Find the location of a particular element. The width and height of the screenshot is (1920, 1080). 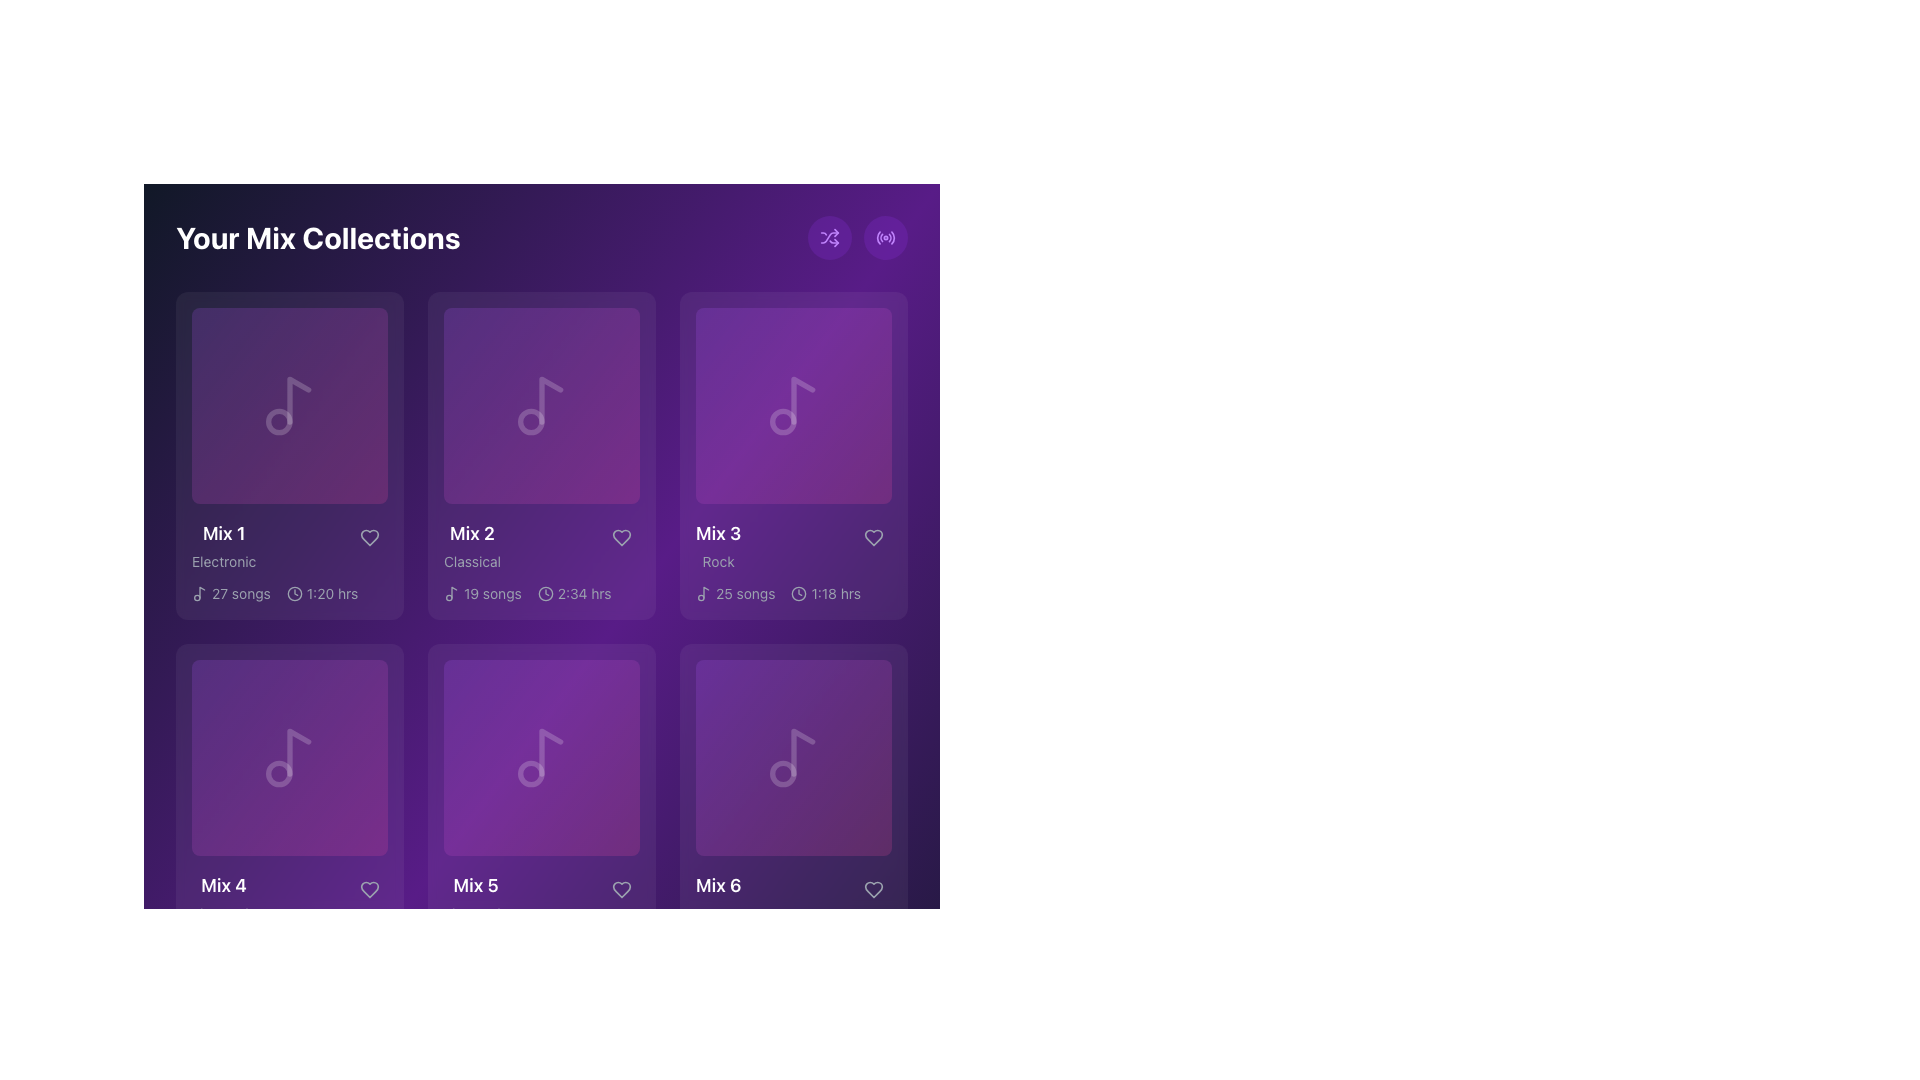

the play button located in the center of the 'Mix 5' card is located at coordinates (542, 758).